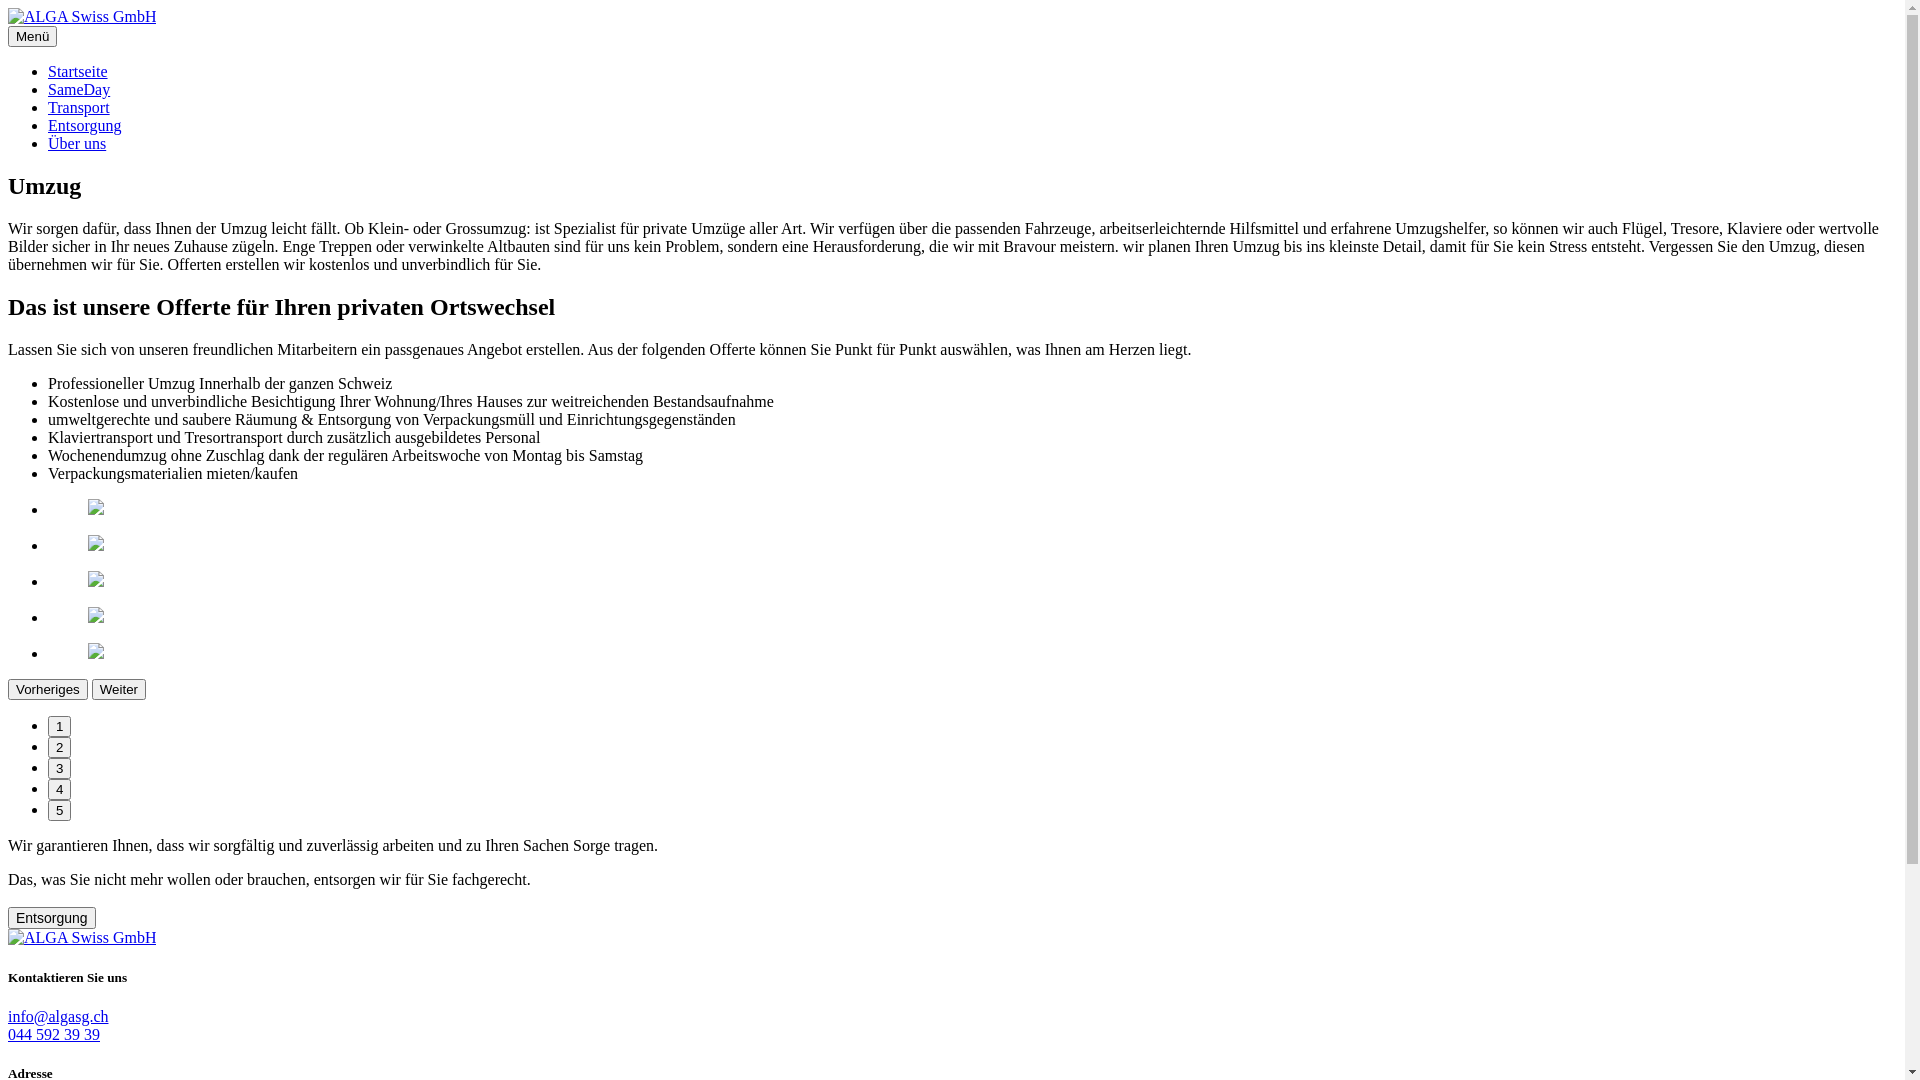  What do you see at coordinates (59, 747) in the screenshot?
I see `'2'` at bounding box center [59, 747].